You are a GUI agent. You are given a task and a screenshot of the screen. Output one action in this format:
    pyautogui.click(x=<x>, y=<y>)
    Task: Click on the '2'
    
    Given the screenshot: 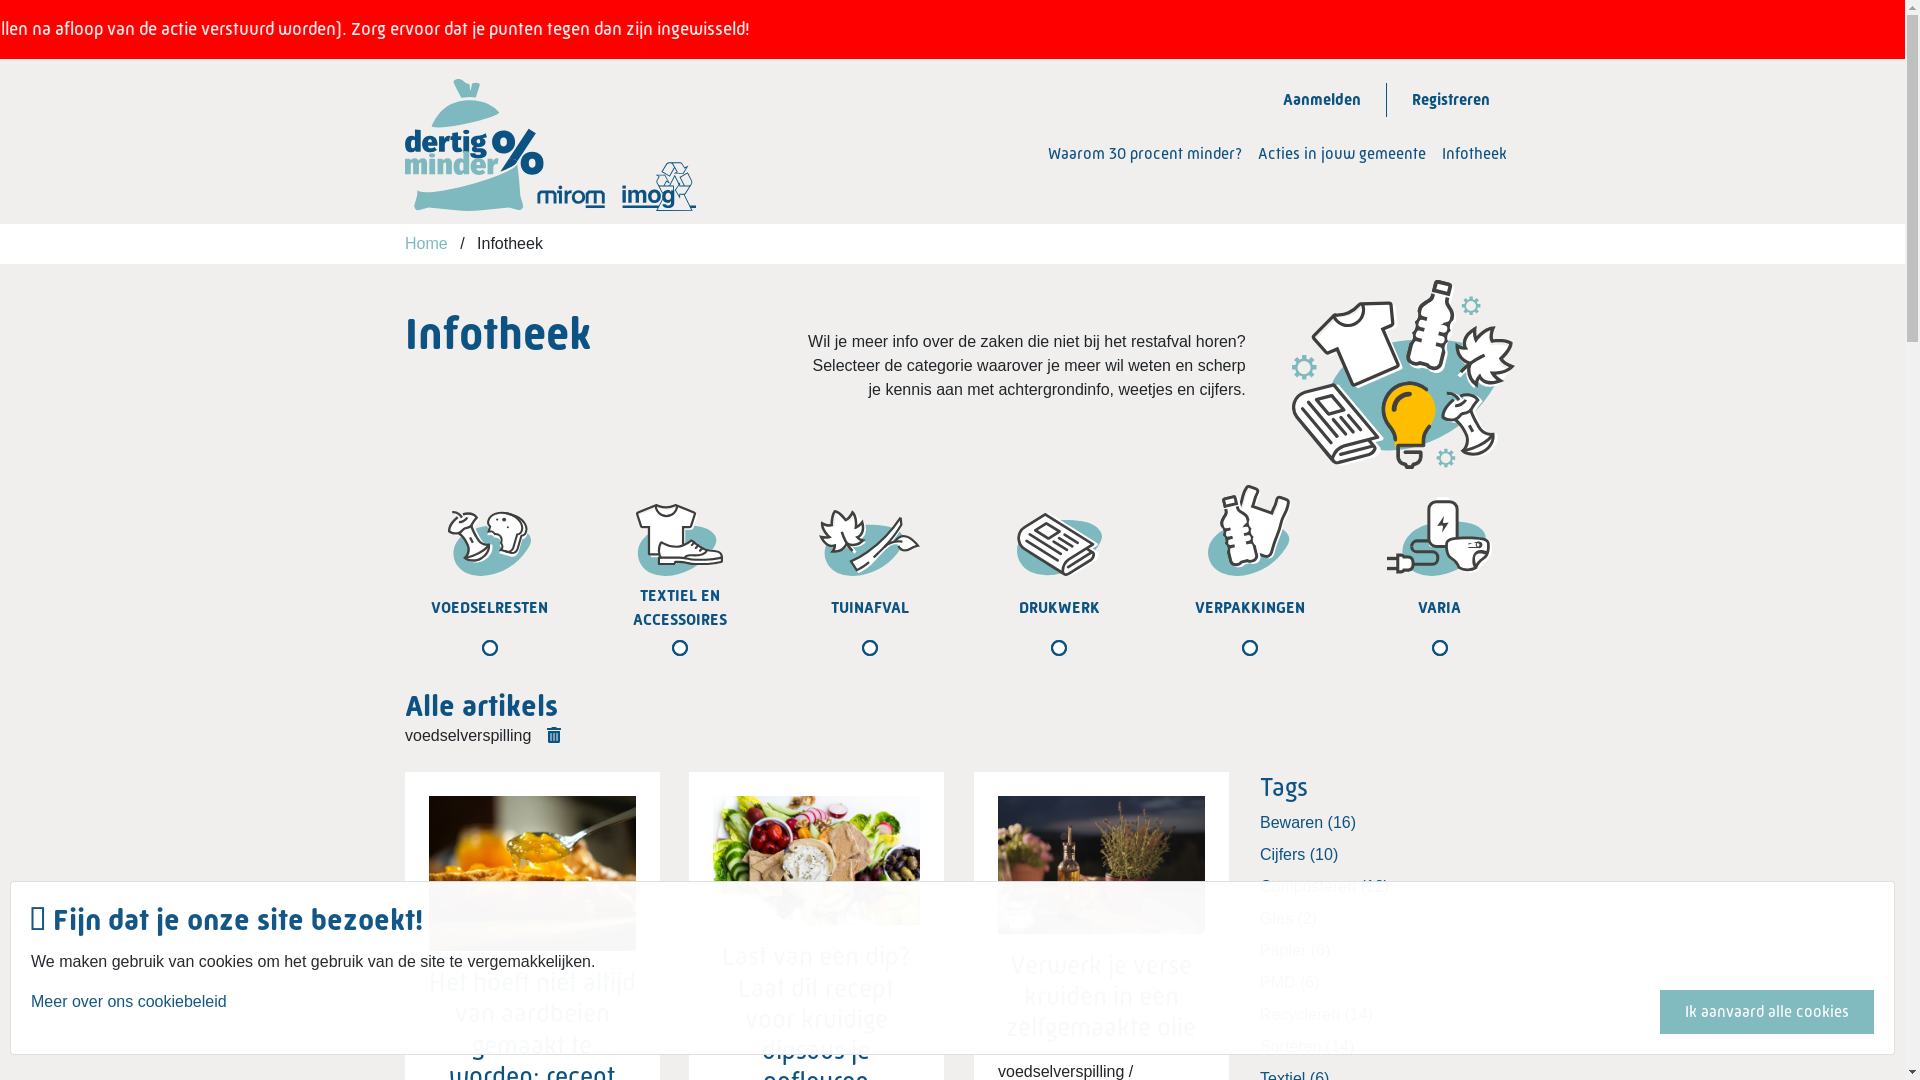 What is the action you would take?
    pyautogui.click(x=587, y=628)
    